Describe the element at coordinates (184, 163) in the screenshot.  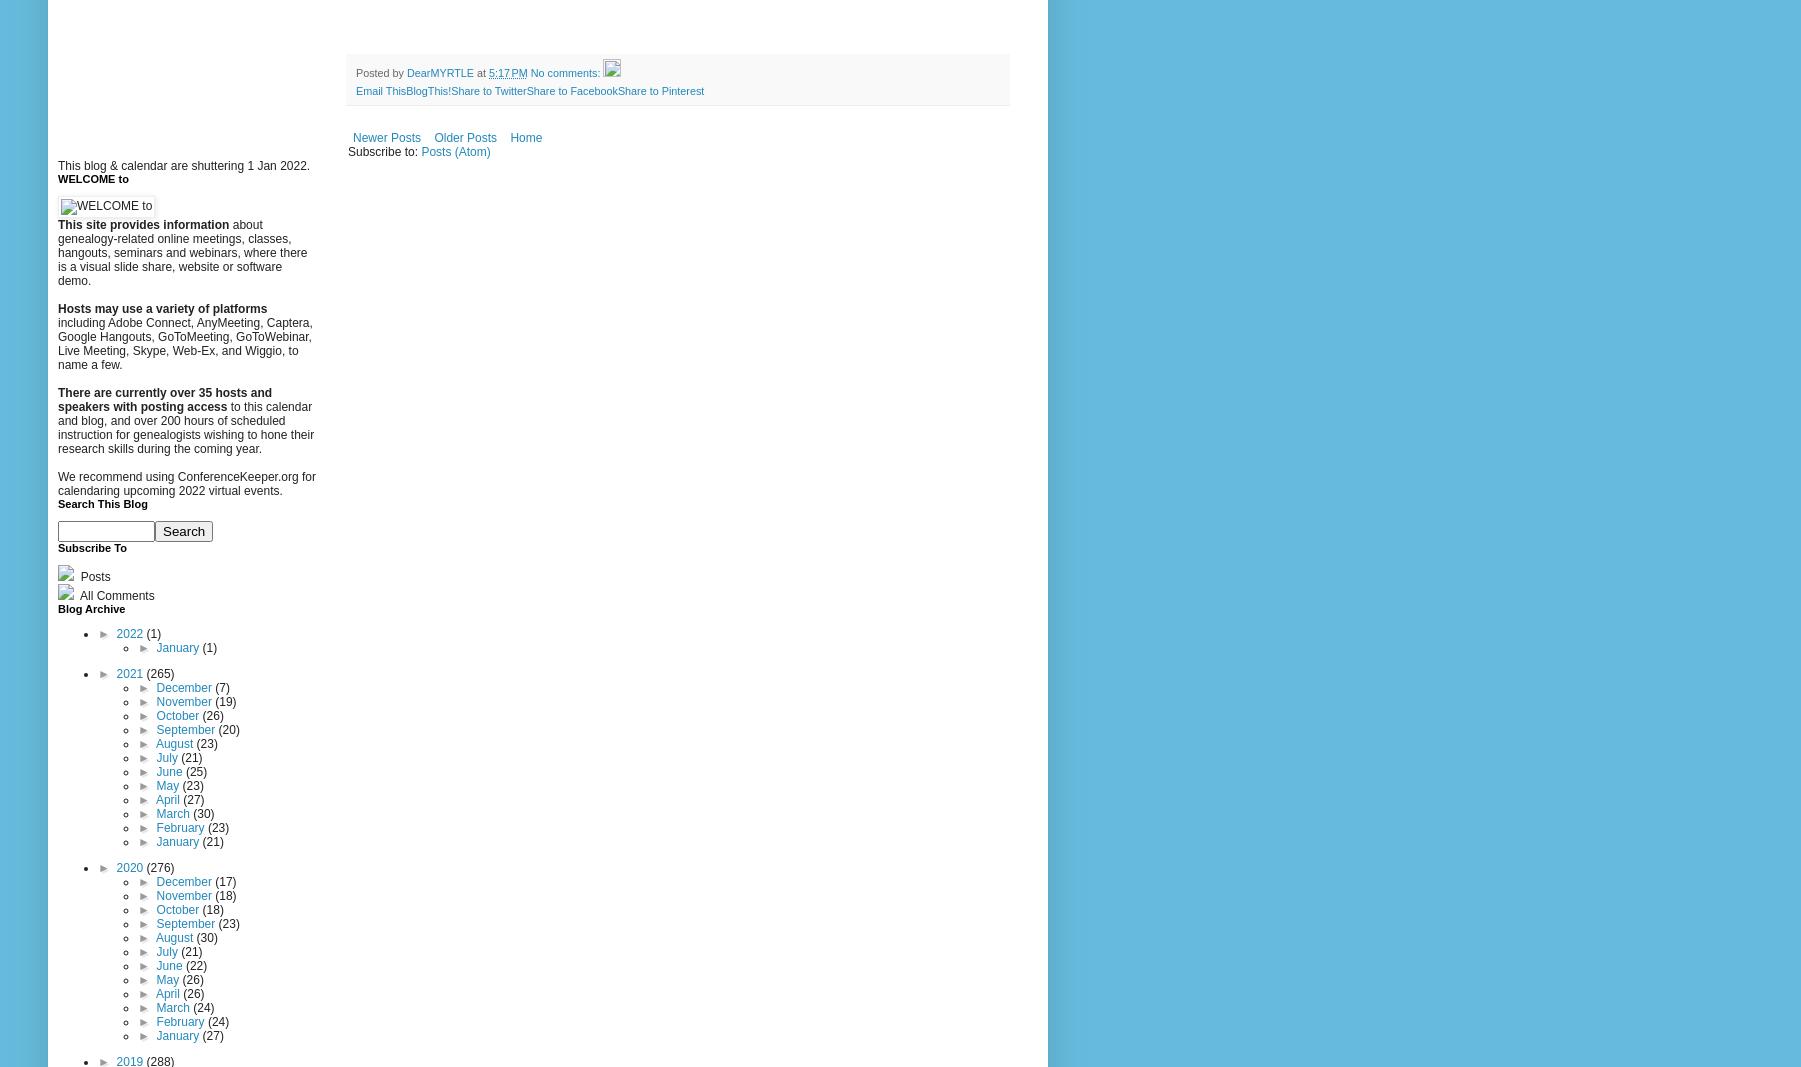
I see `'This blog & calendar are shuttering 1 Jan 2022.'` at that location.